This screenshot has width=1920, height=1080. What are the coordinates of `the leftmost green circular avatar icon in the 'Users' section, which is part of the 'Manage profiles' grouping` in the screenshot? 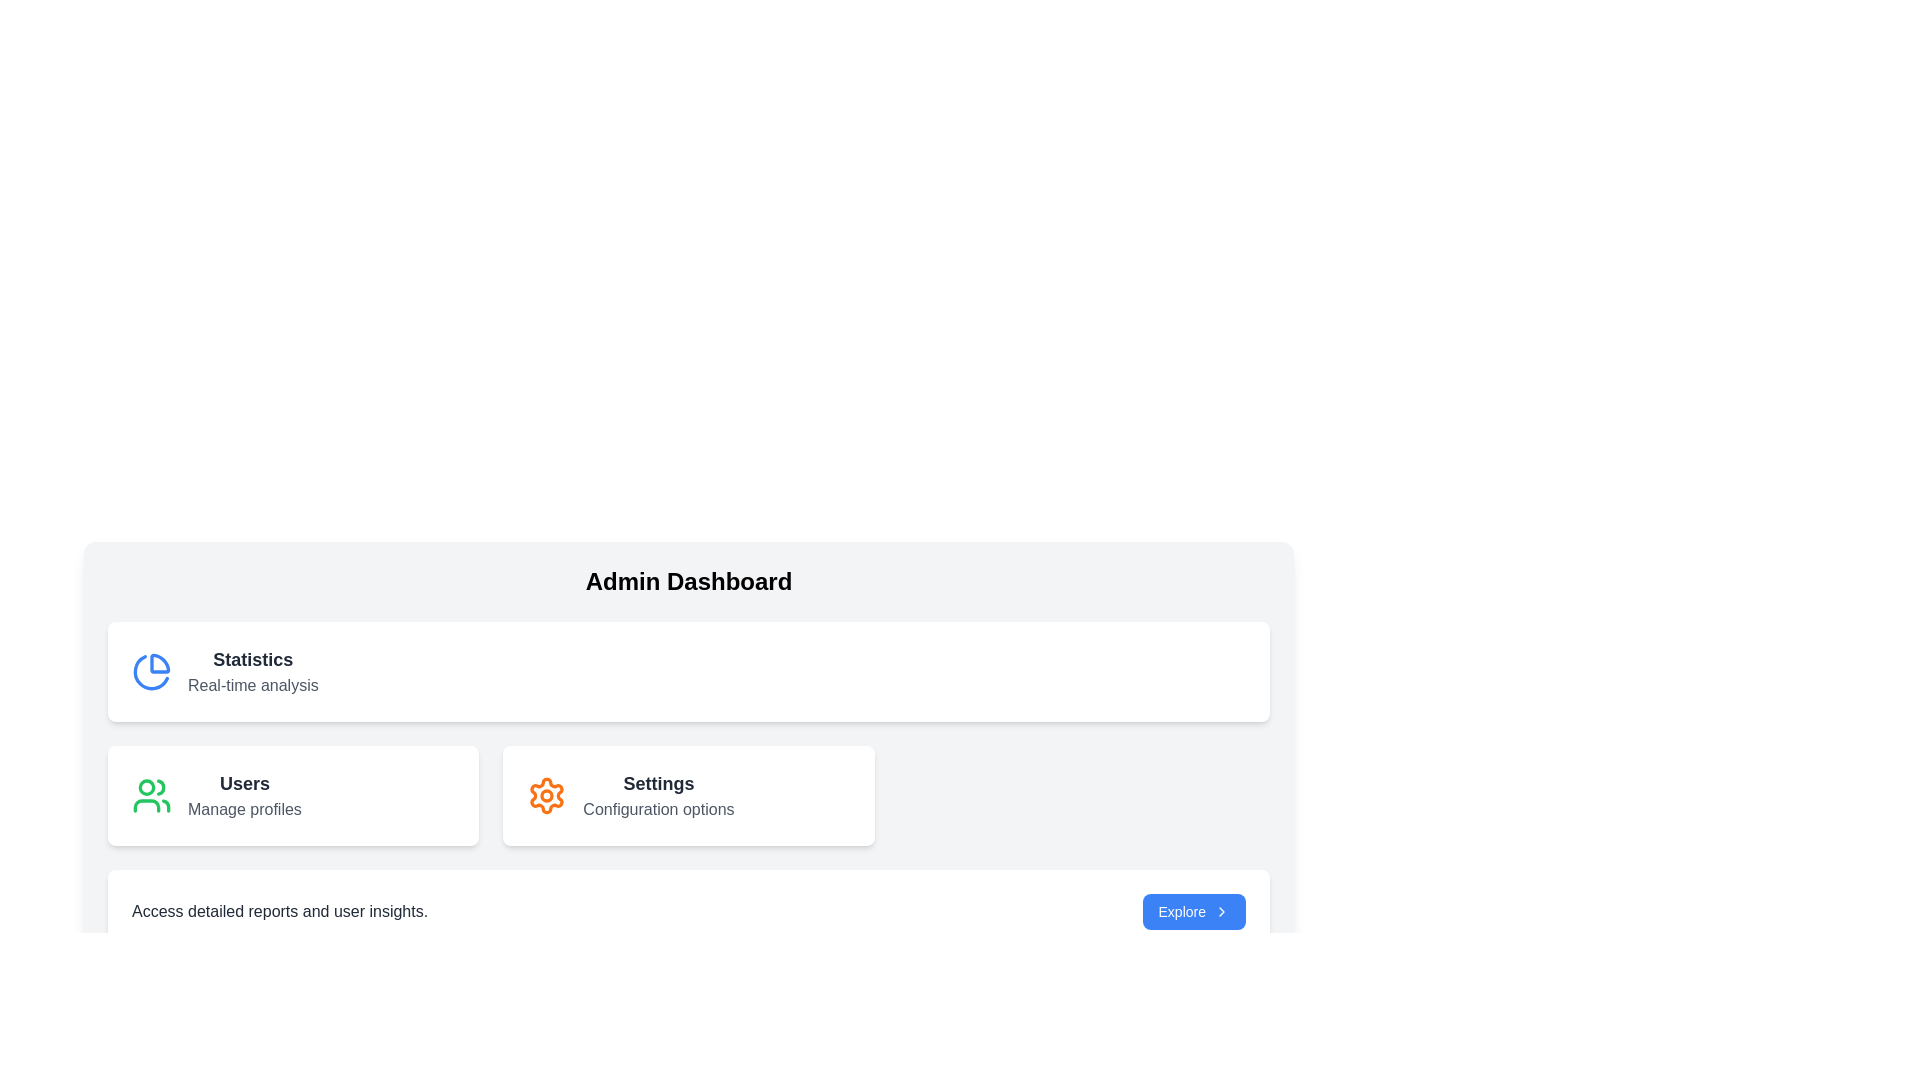 It's located at (146, 785).